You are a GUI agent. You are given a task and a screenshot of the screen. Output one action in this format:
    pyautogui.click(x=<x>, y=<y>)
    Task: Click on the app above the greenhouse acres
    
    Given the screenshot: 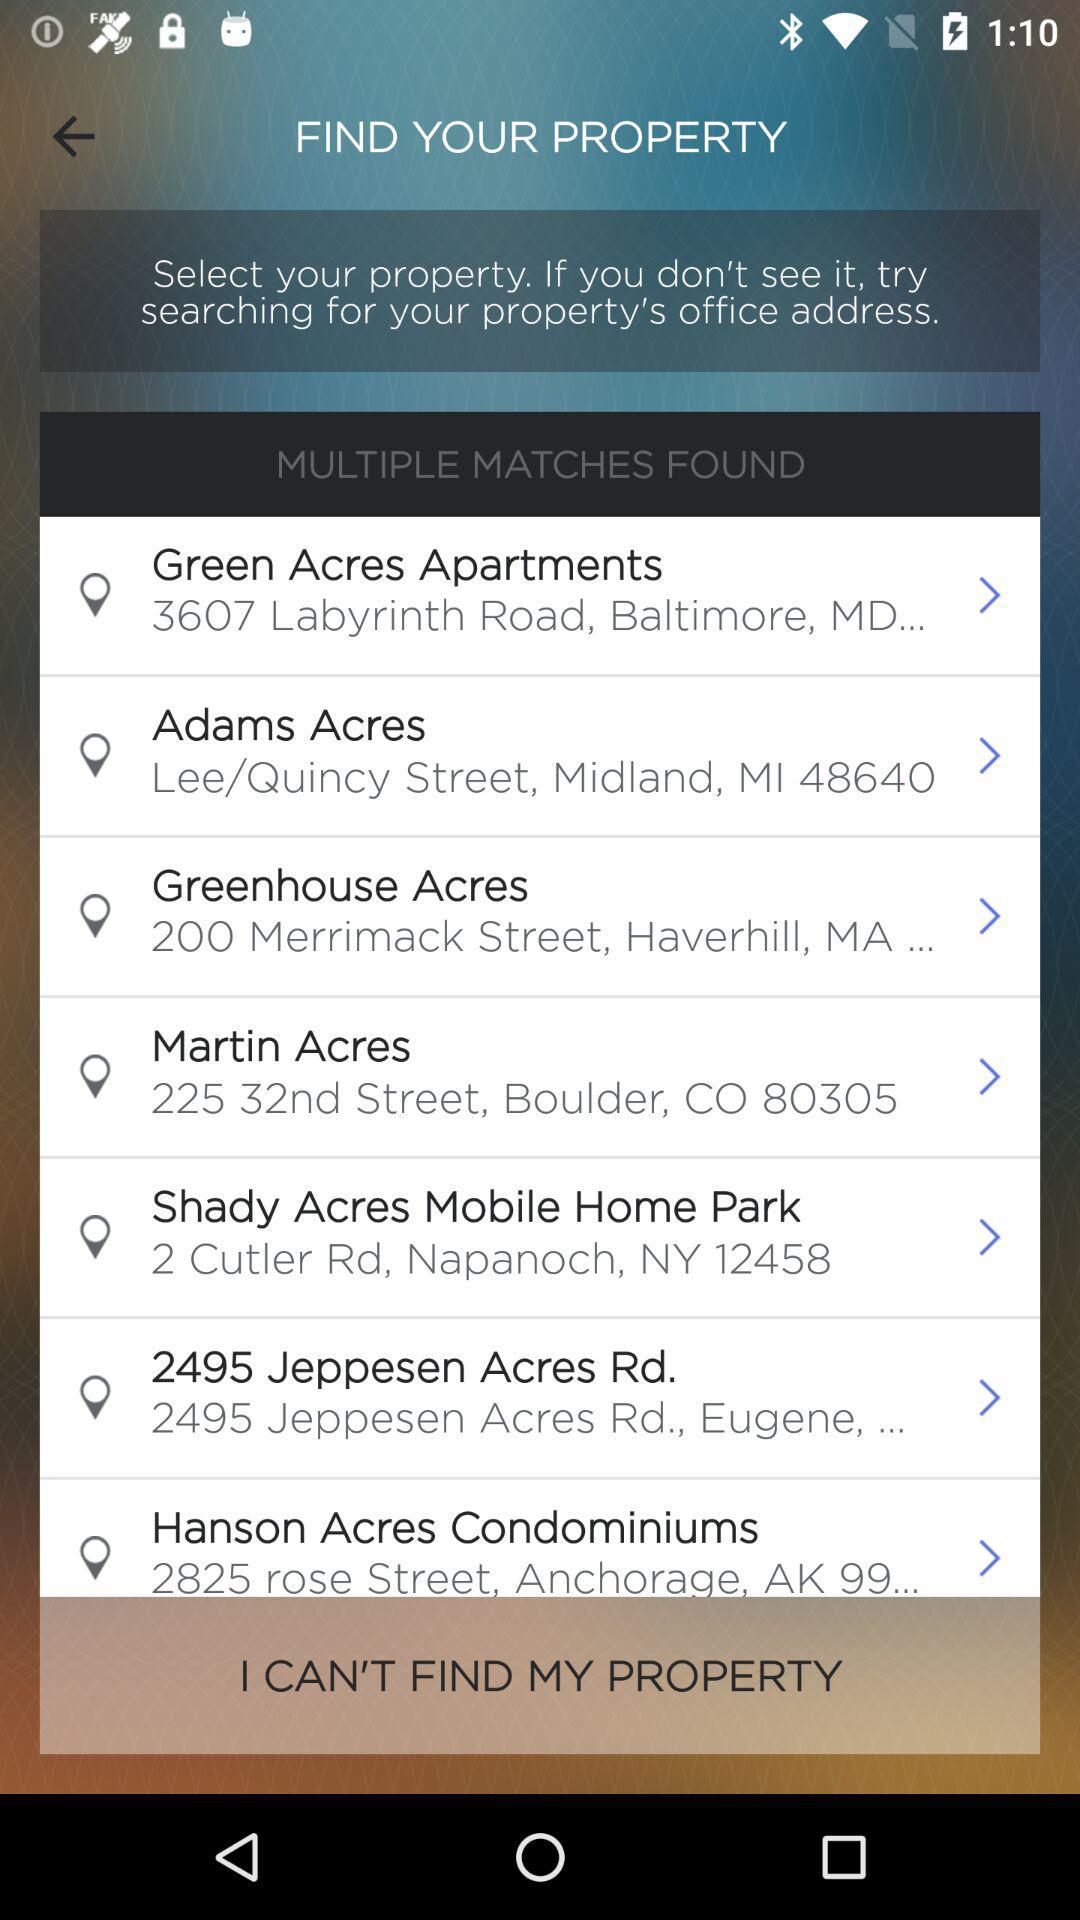 What is the action you would take?
    pyautogui.click(x=543, y=780)
    